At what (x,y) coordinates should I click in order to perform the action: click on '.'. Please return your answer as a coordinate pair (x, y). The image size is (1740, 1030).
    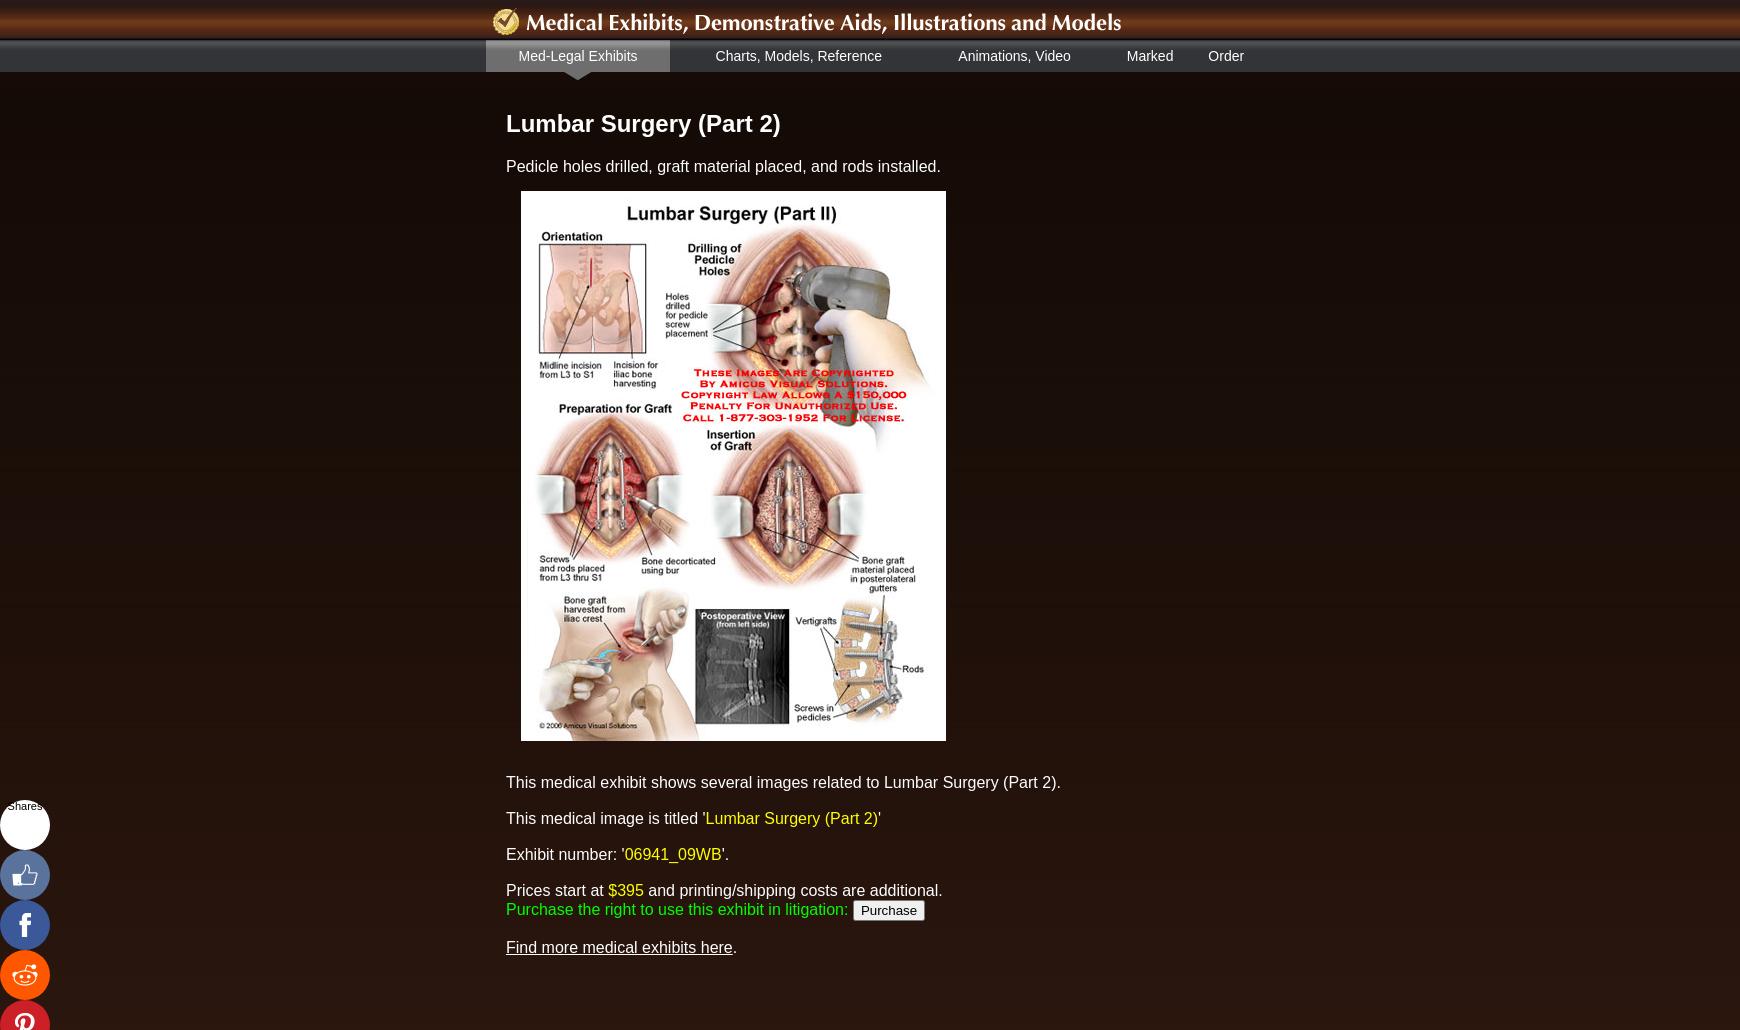
    Looking at the image, I should click on (732, 945).